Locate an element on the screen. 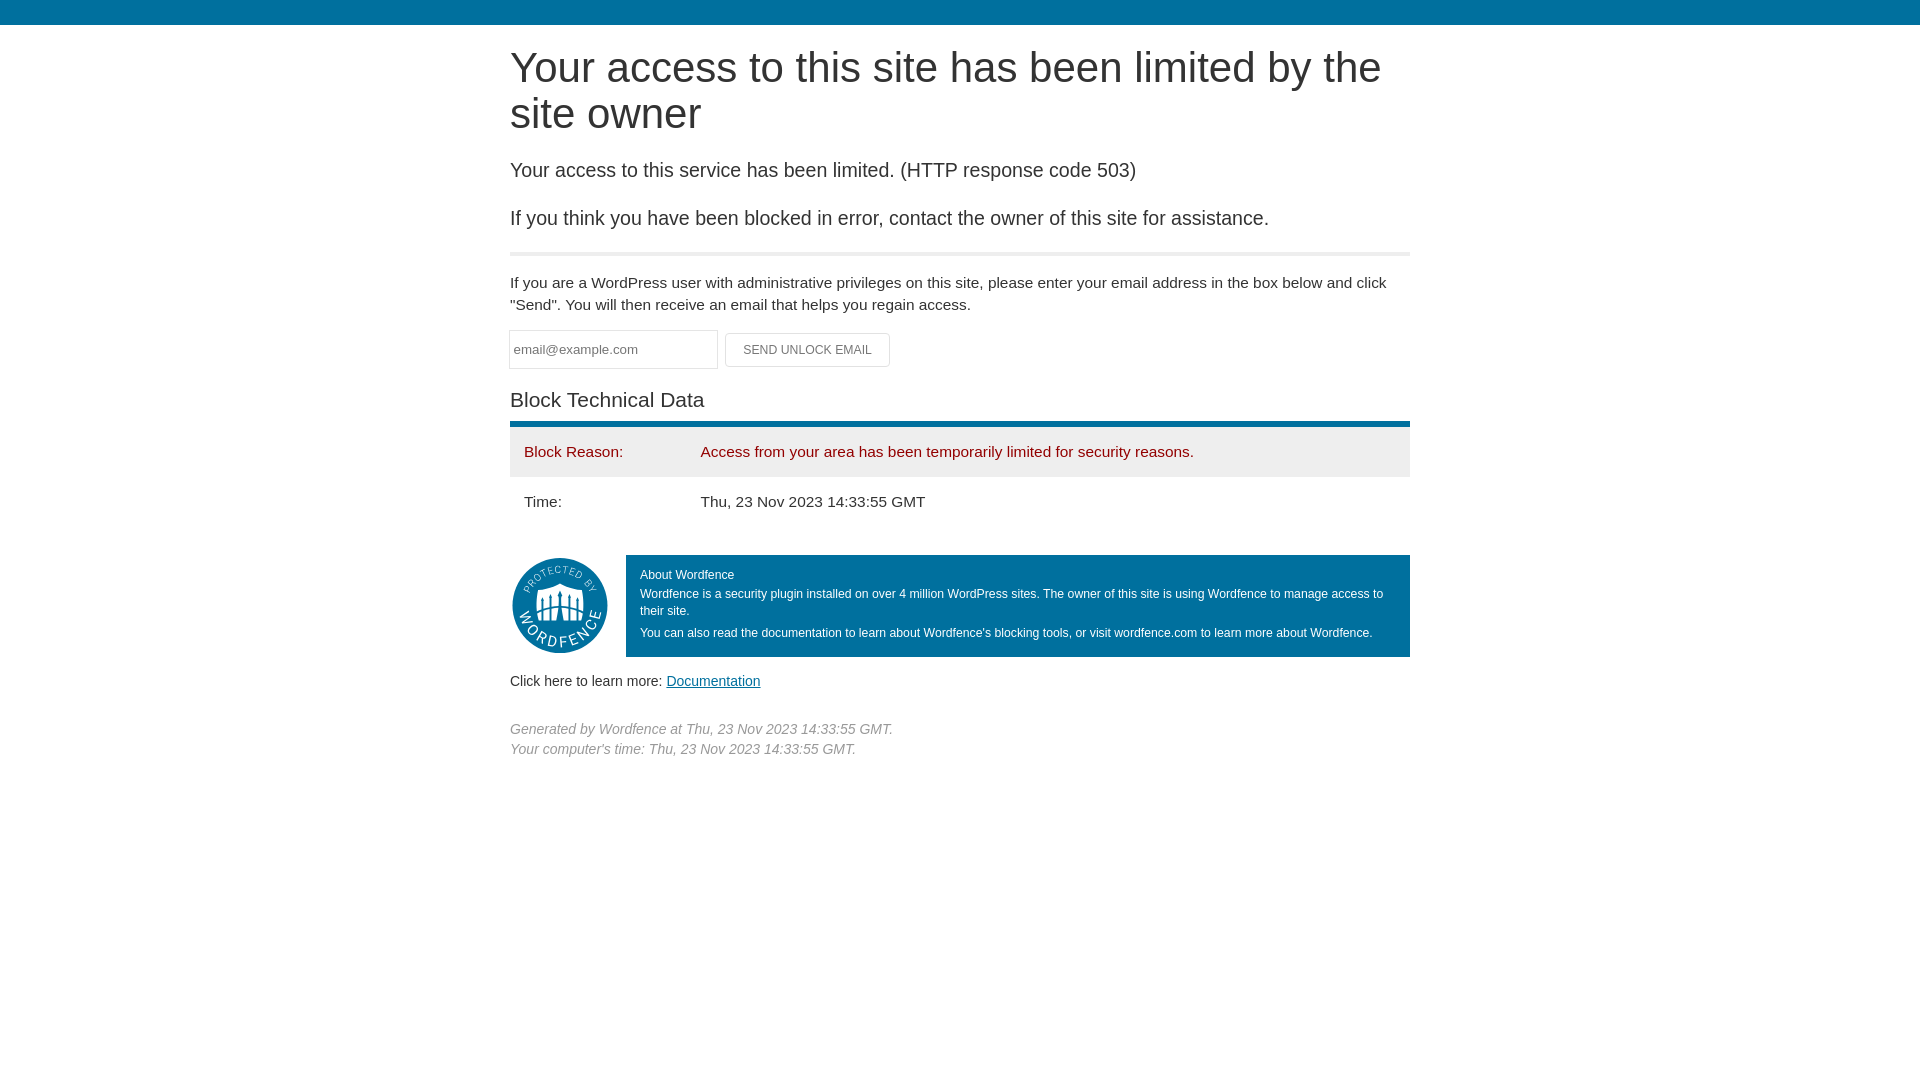 The image size is (1920, 1080). 'Documentation' is located at coordinates (666, 680).